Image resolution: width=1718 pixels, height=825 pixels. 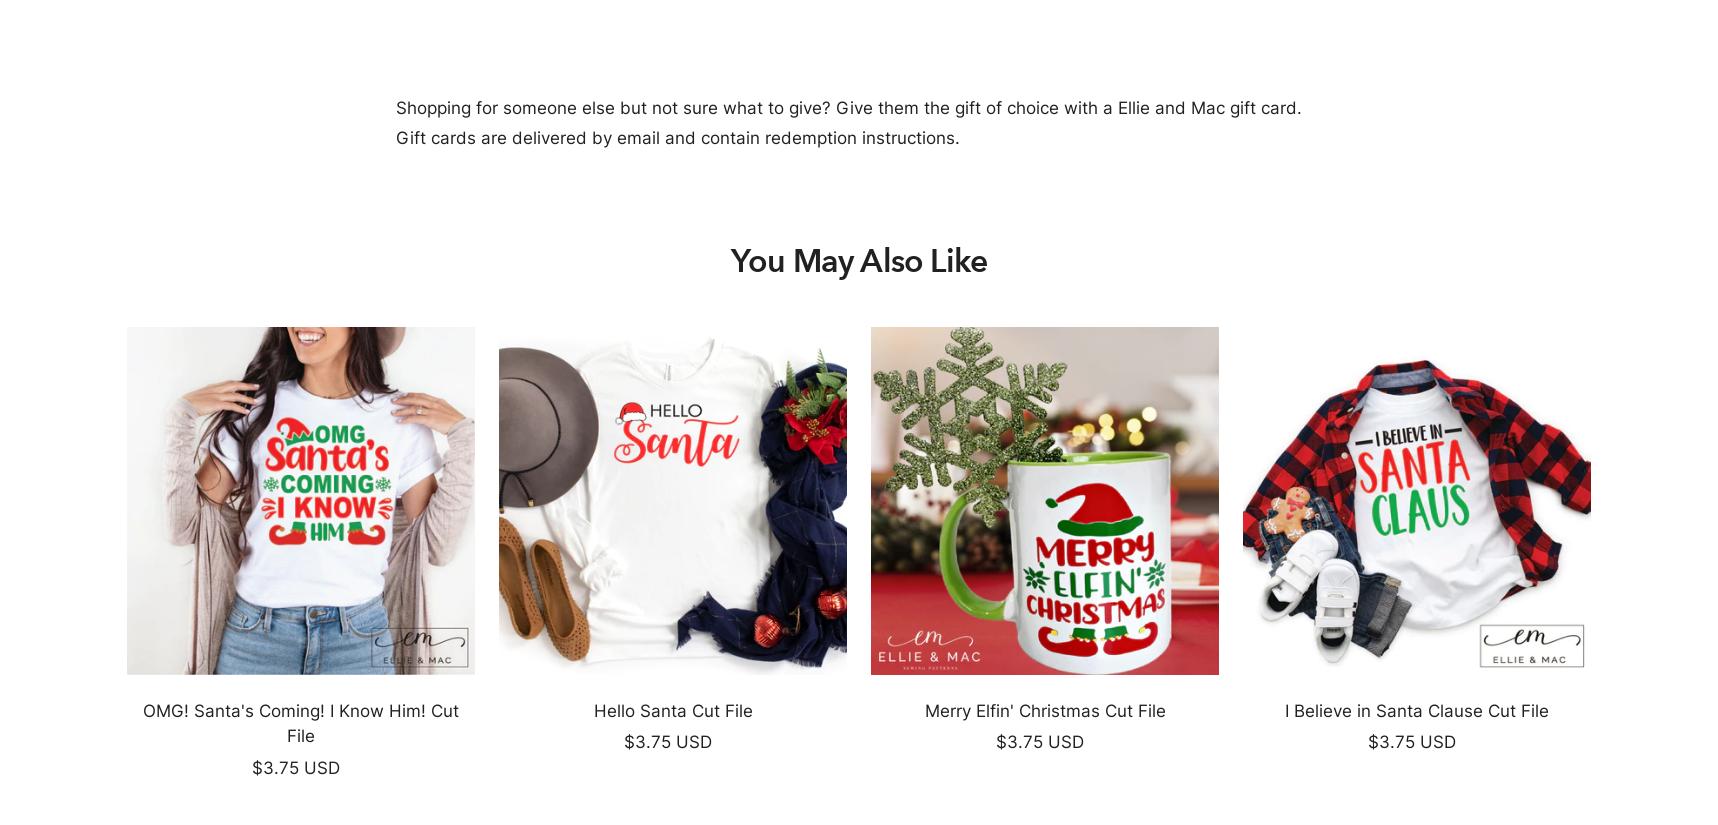 What do you see at coordinates (331, 631) in the screenshot?
I see `'PDF Sewing Patterns'` at bounding box center [331, 631].